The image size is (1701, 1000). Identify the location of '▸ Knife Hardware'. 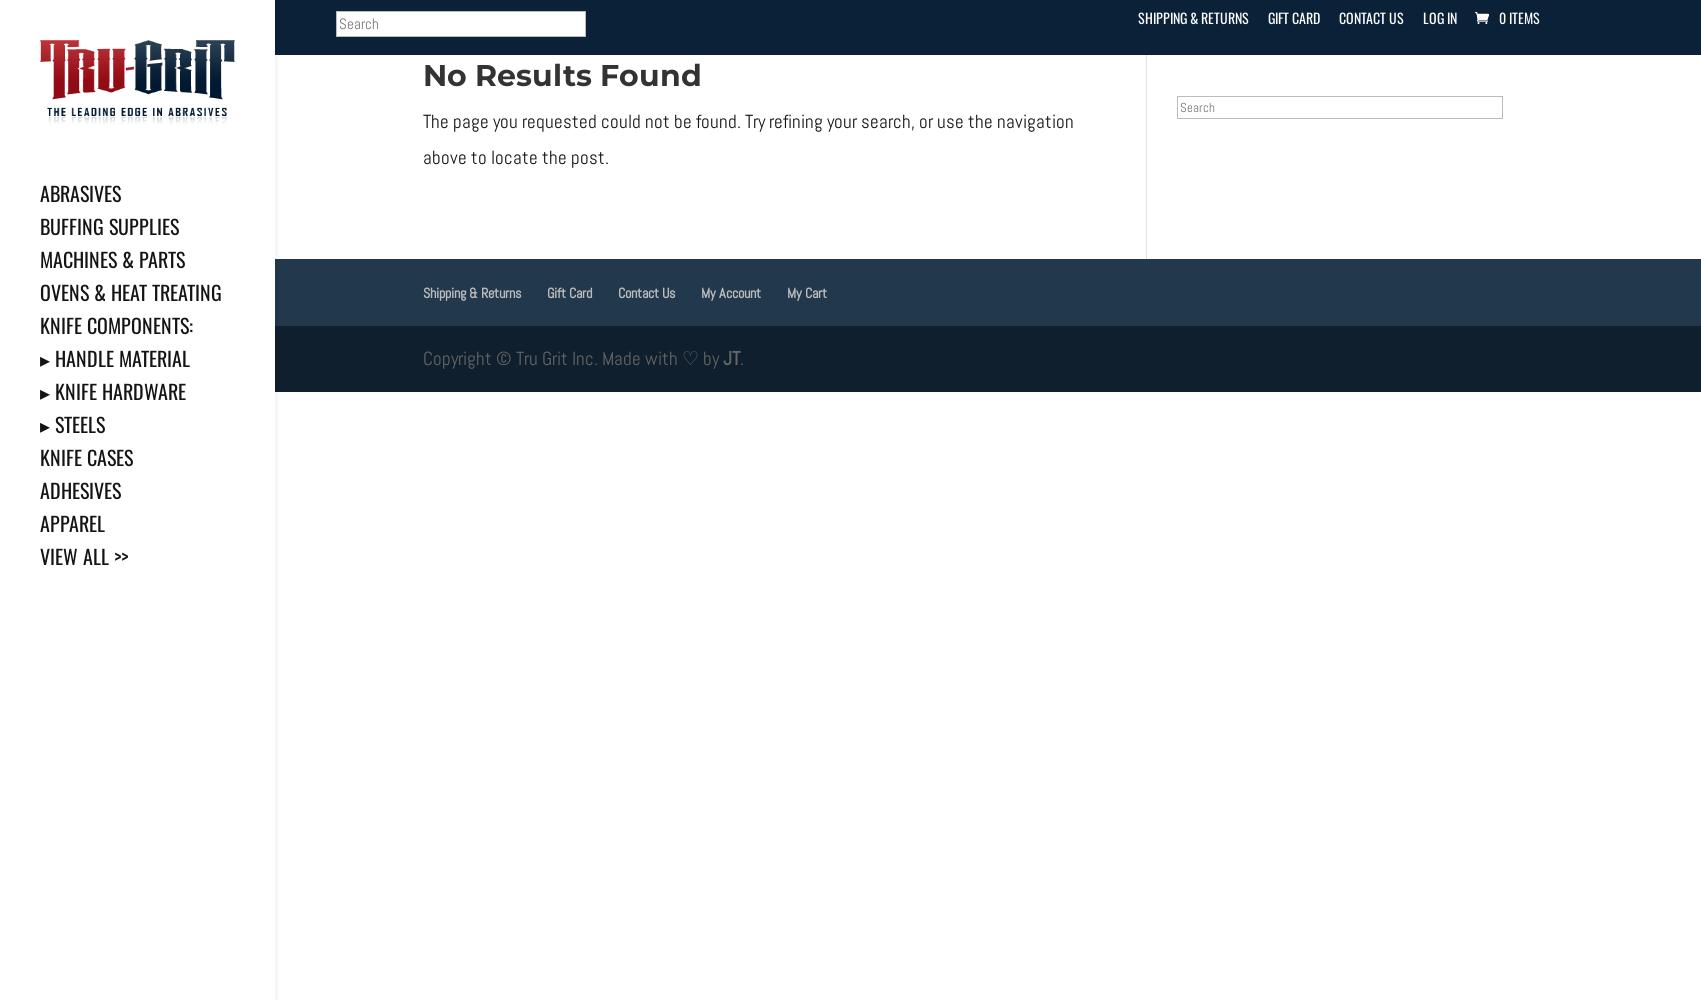
(112, 390).